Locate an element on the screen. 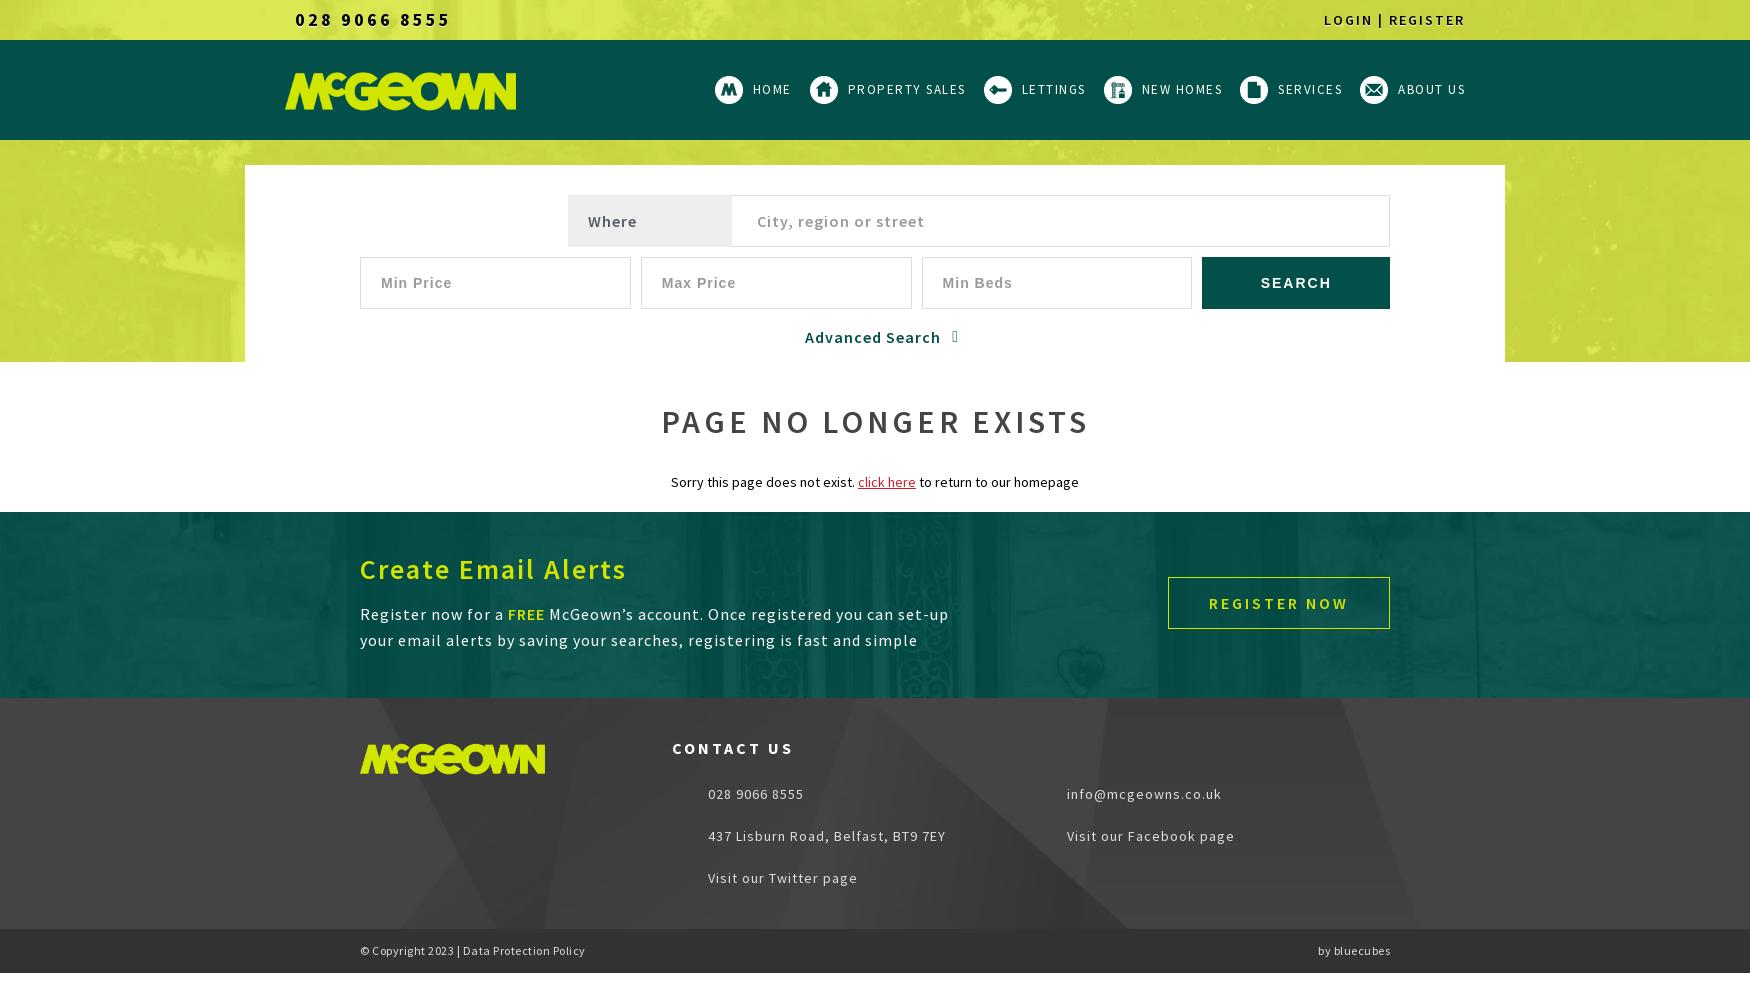 The height and width of the screenshot is (1000, 1750). 'McGeown’s account. Once registered you can set-up your email alerts by saving your searches, registering is fast and simple' is located at coordinates (653, 627).